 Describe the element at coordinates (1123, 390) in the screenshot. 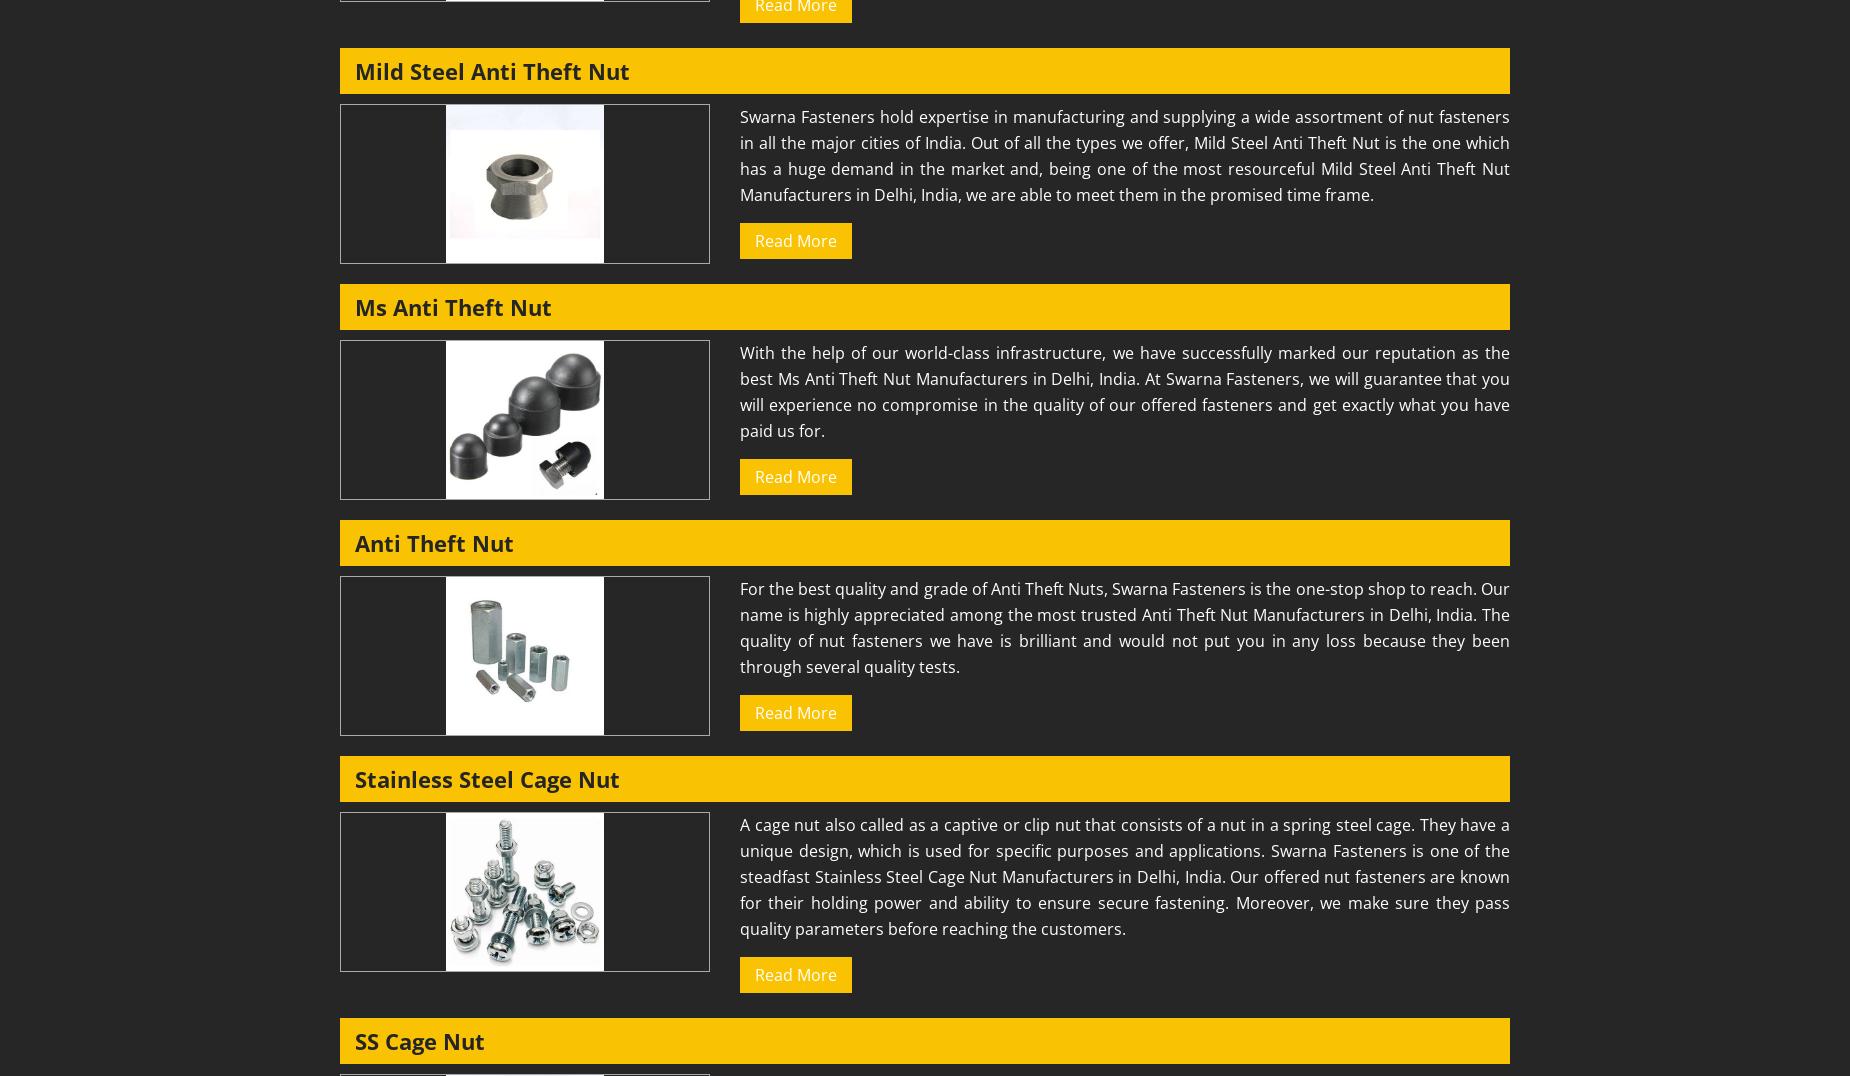

I see `'With the help of our world-class infrastructure, we have successfully marked our reputation as the best Ms Anti Theft Nut Manufacturers in Delhi, India. At Swarna Fasteners, we will guarantee that you will experience no compromise in the quality of our offered fasteners and get exactly what you have paid us for.'` at that location.